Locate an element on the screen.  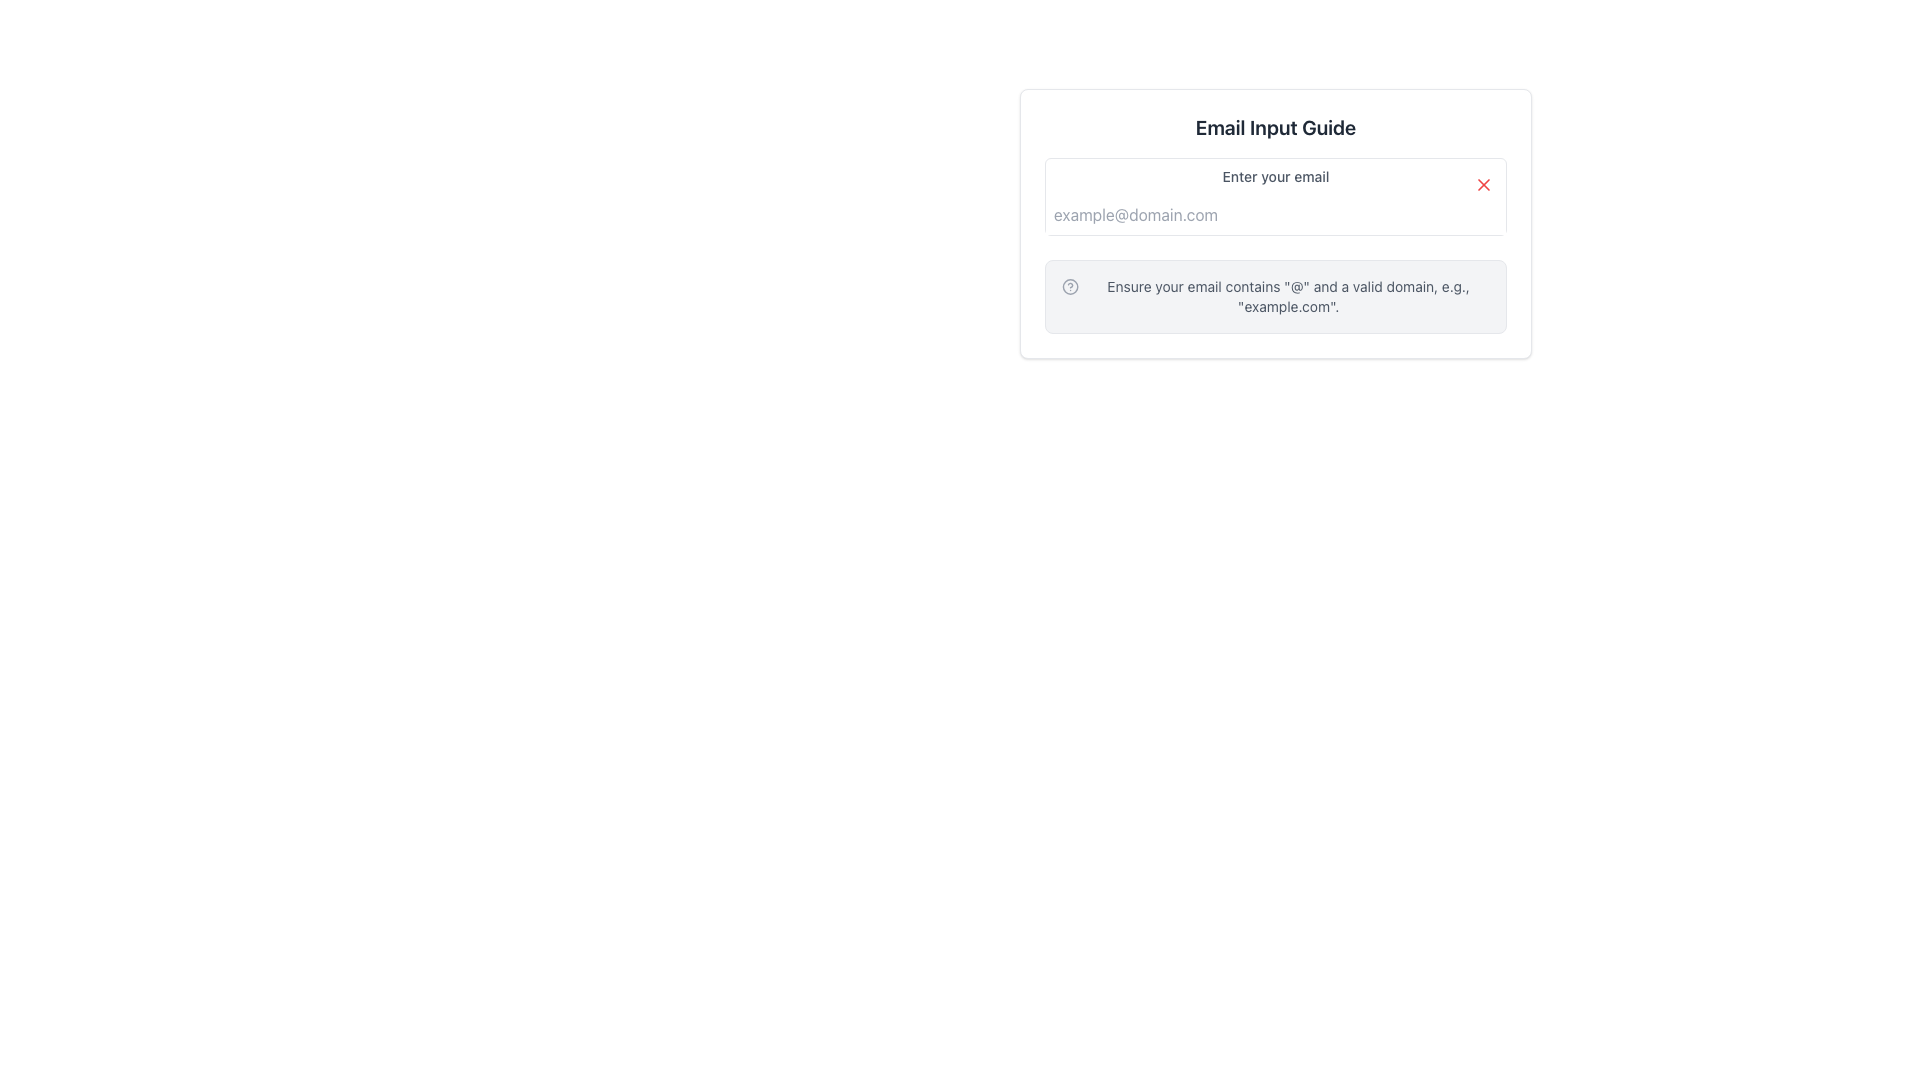
the small red 'X' close button located at the top-right corner of the email input field to clear the input is located at coordinates (1483, 185).